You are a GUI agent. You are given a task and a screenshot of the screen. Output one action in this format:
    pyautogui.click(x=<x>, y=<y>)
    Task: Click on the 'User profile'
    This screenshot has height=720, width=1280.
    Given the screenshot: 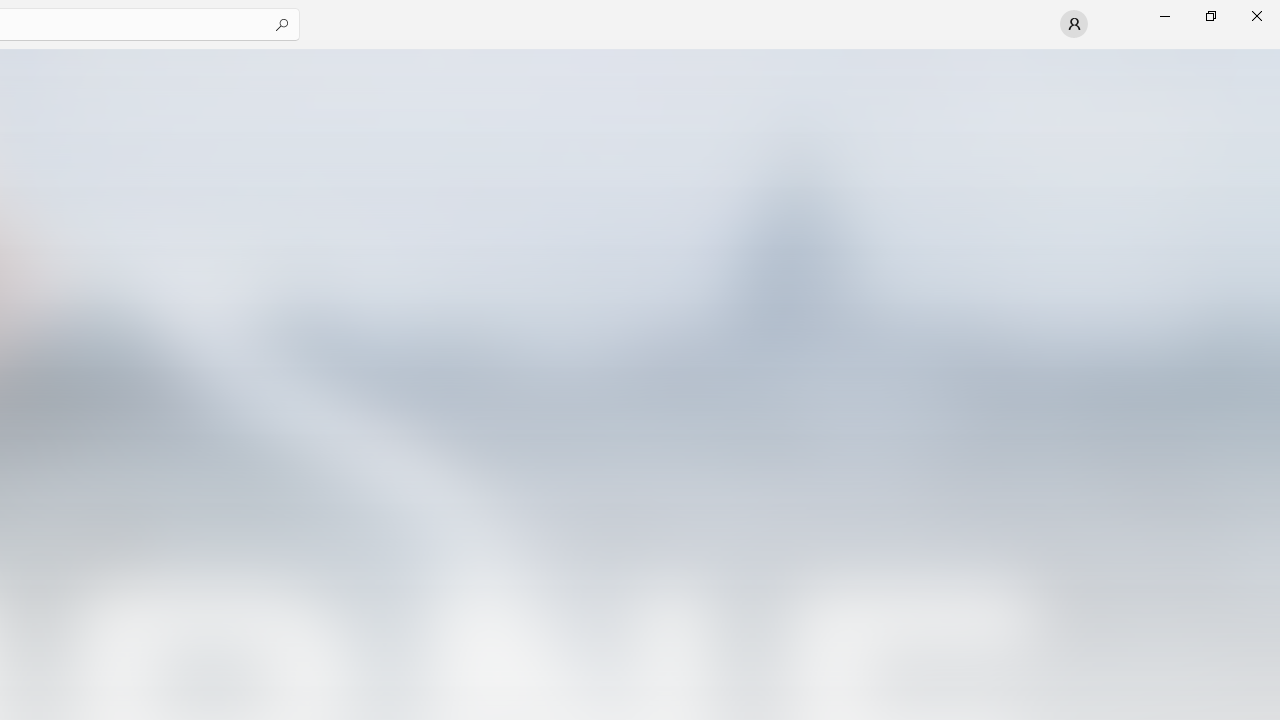 What is the action you would take?
    pyautogui.click(x=1072, y=24)
    